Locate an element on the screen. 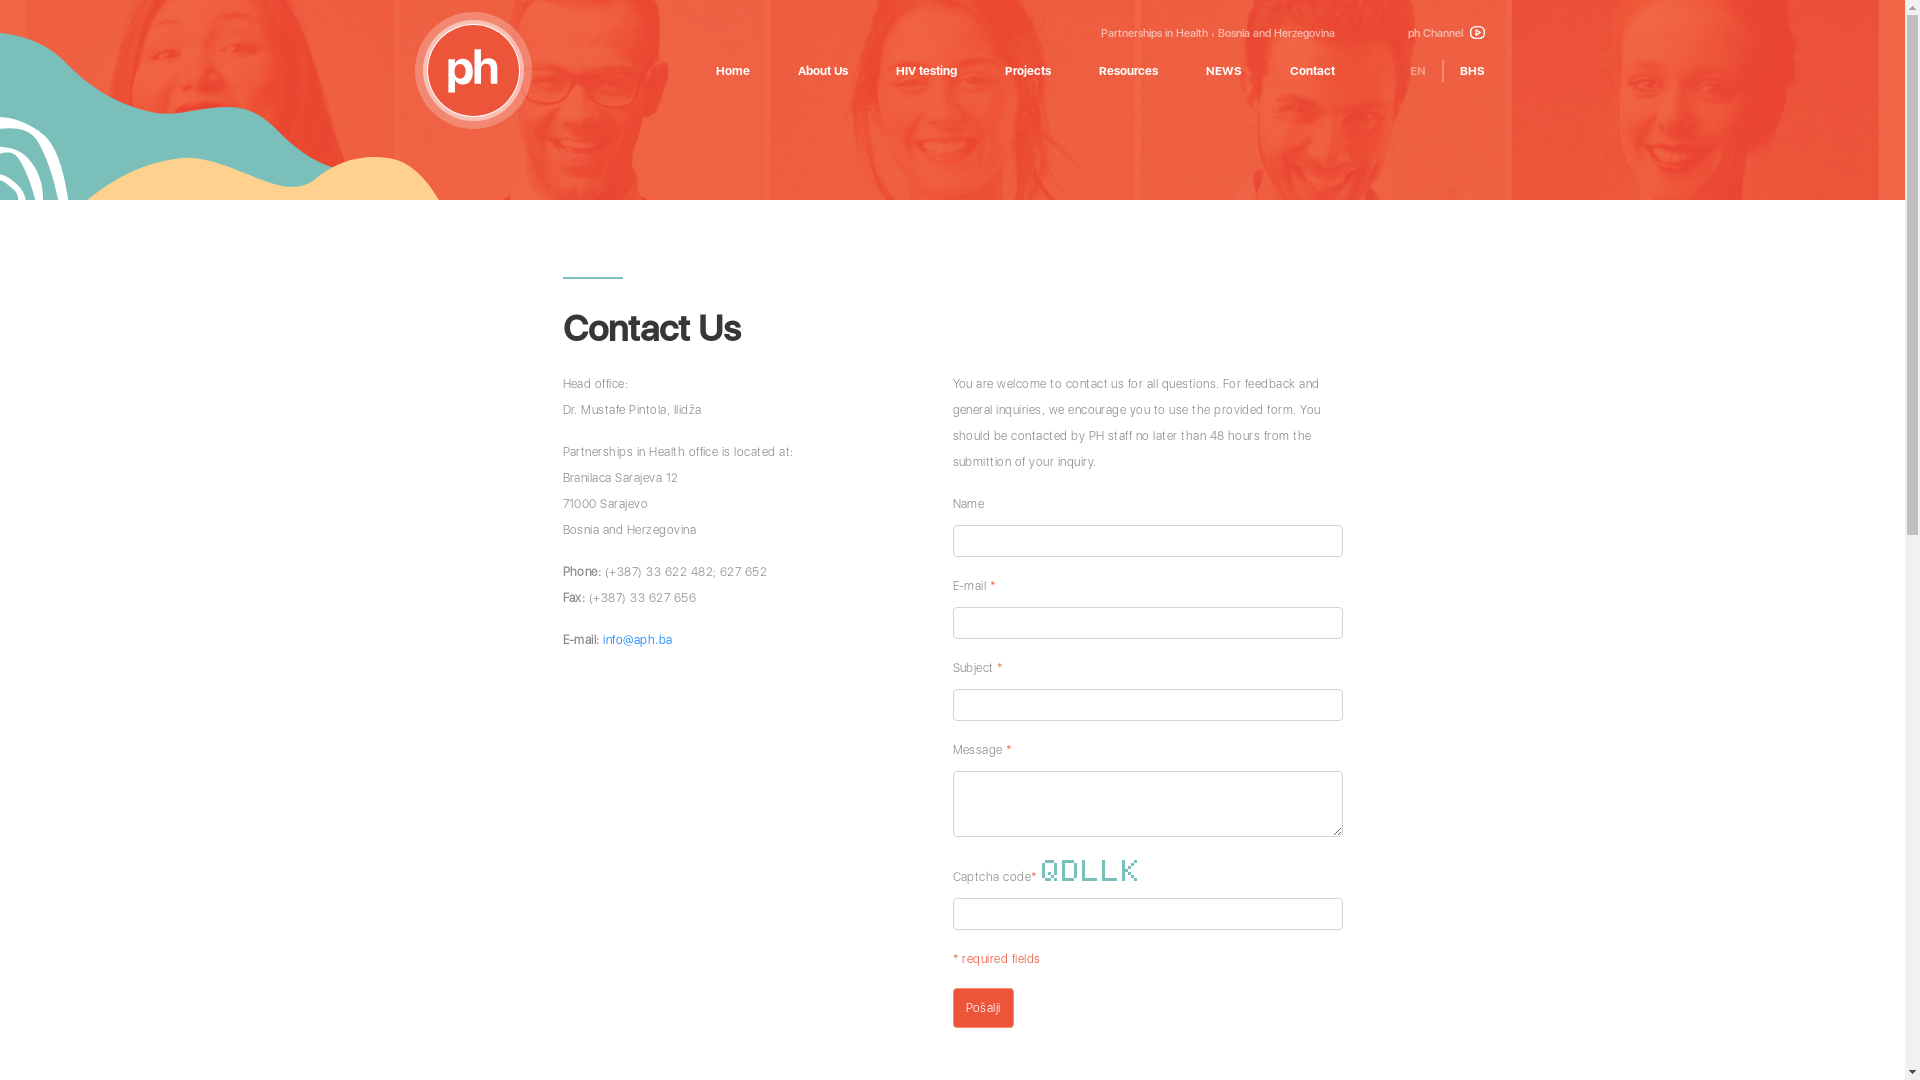  'Projects' is located at coordinates (1027, 69).